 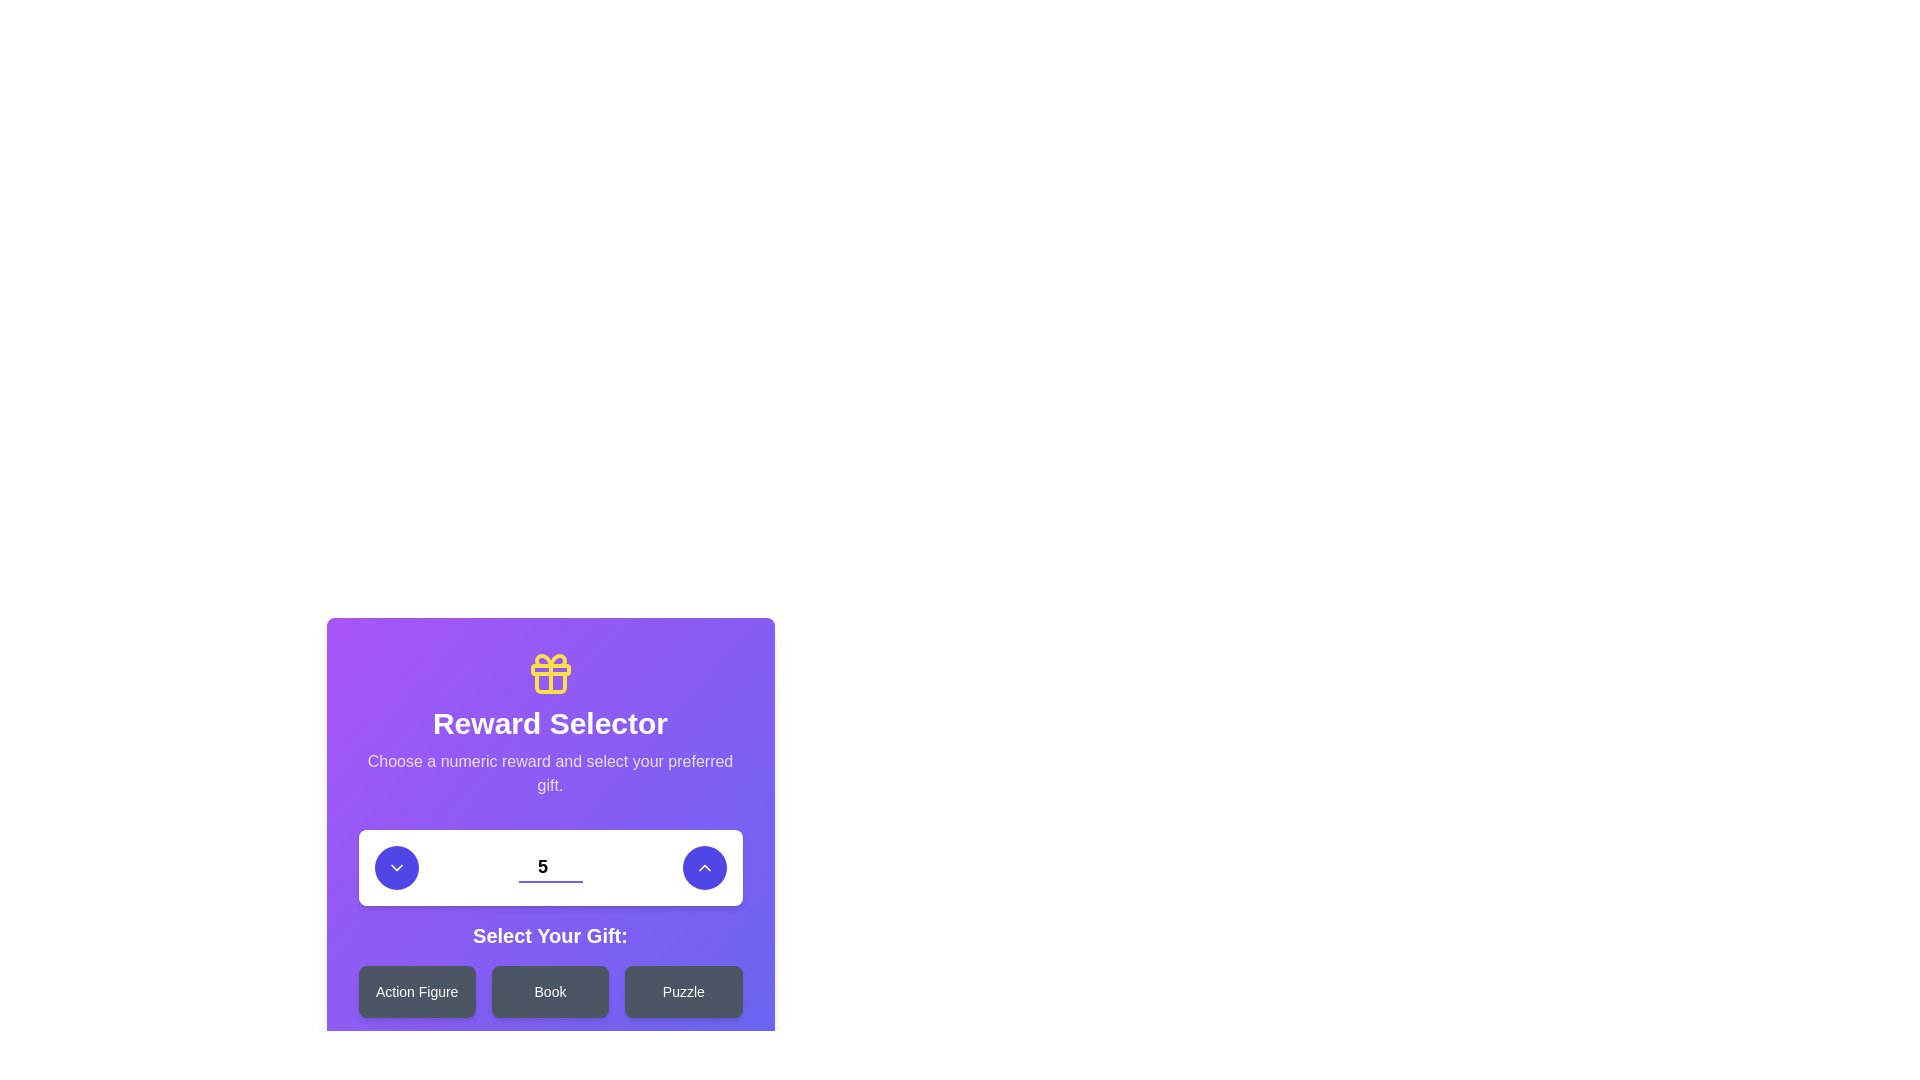 What do you see at coordinates (416, 991) in the screenshot?
I see `the interactive button that selects 'Action Figure' within the reward selection process` at bounding box center [416, 991].